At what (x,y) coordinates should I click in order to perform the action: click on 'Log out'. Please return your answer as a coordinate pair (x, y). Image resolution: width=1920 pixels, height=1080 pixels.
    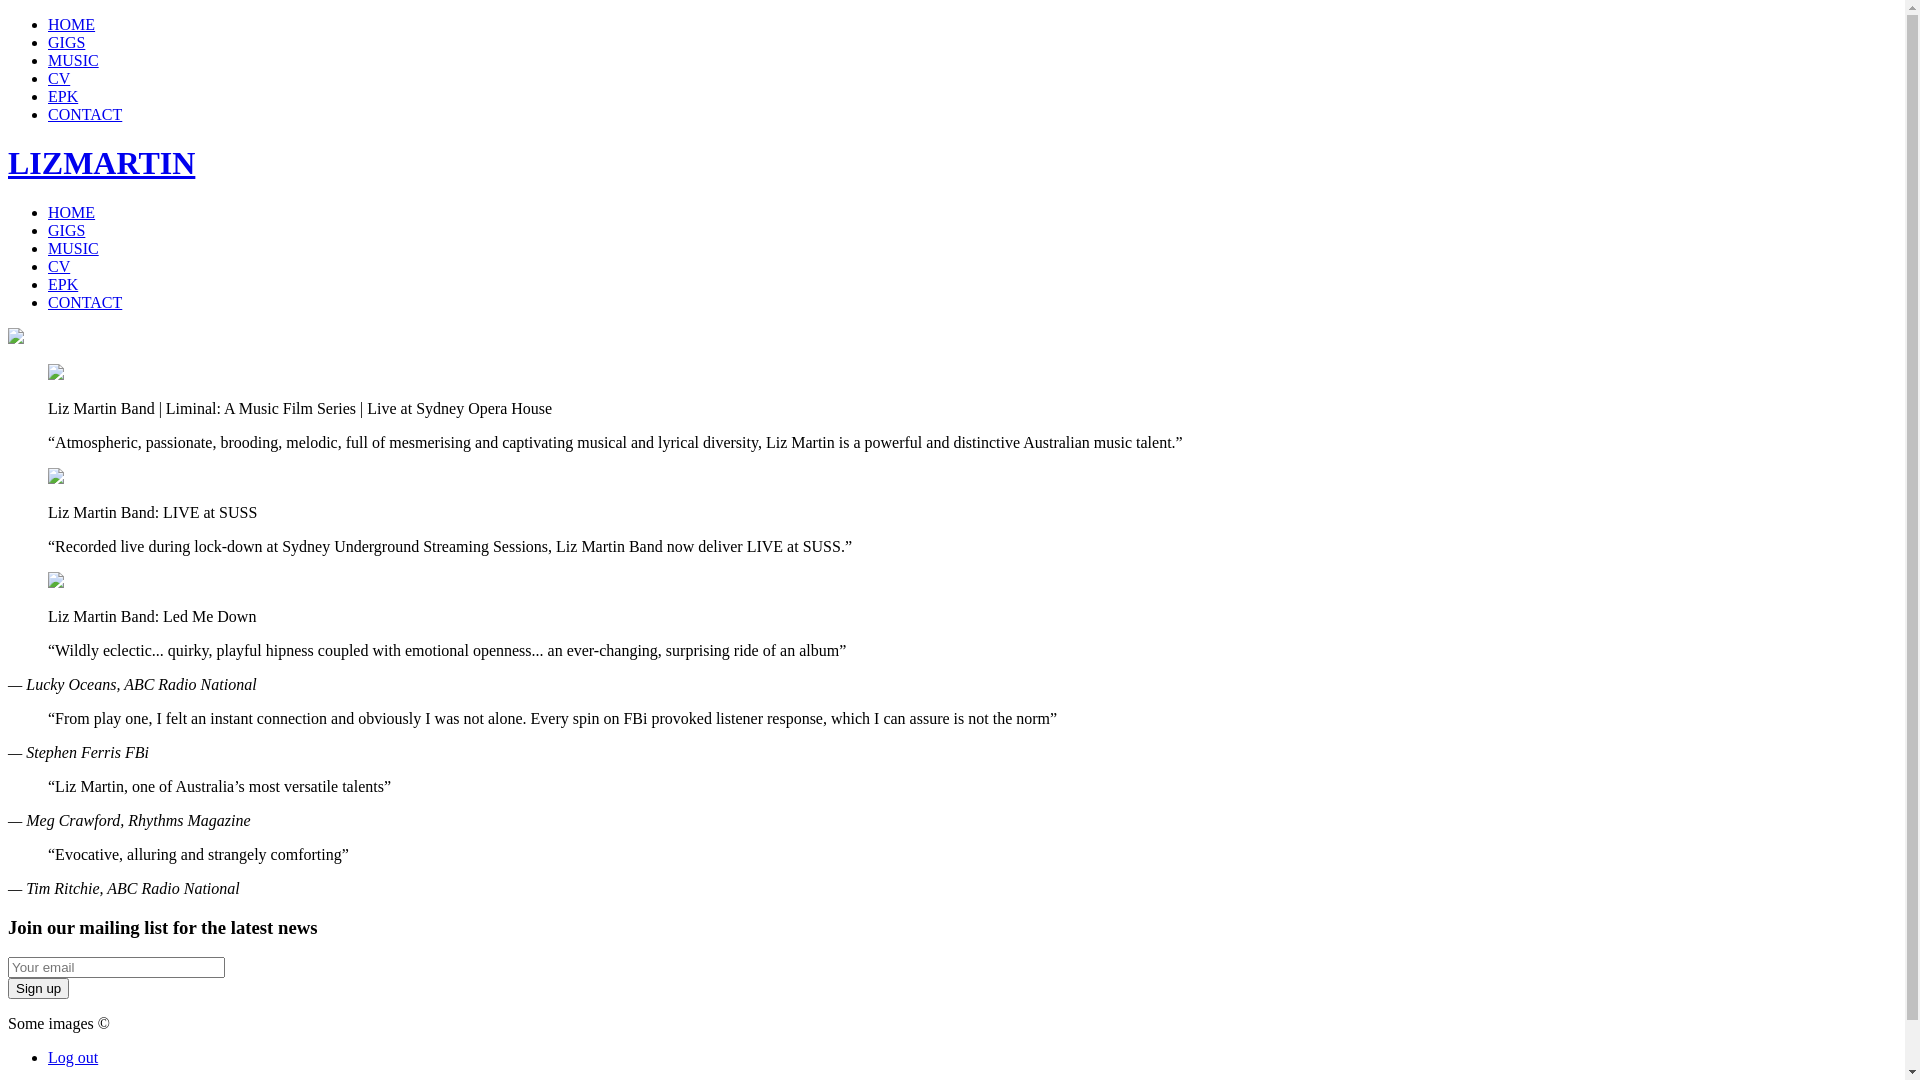
    Looking at the image, I should click on (48, 1056).